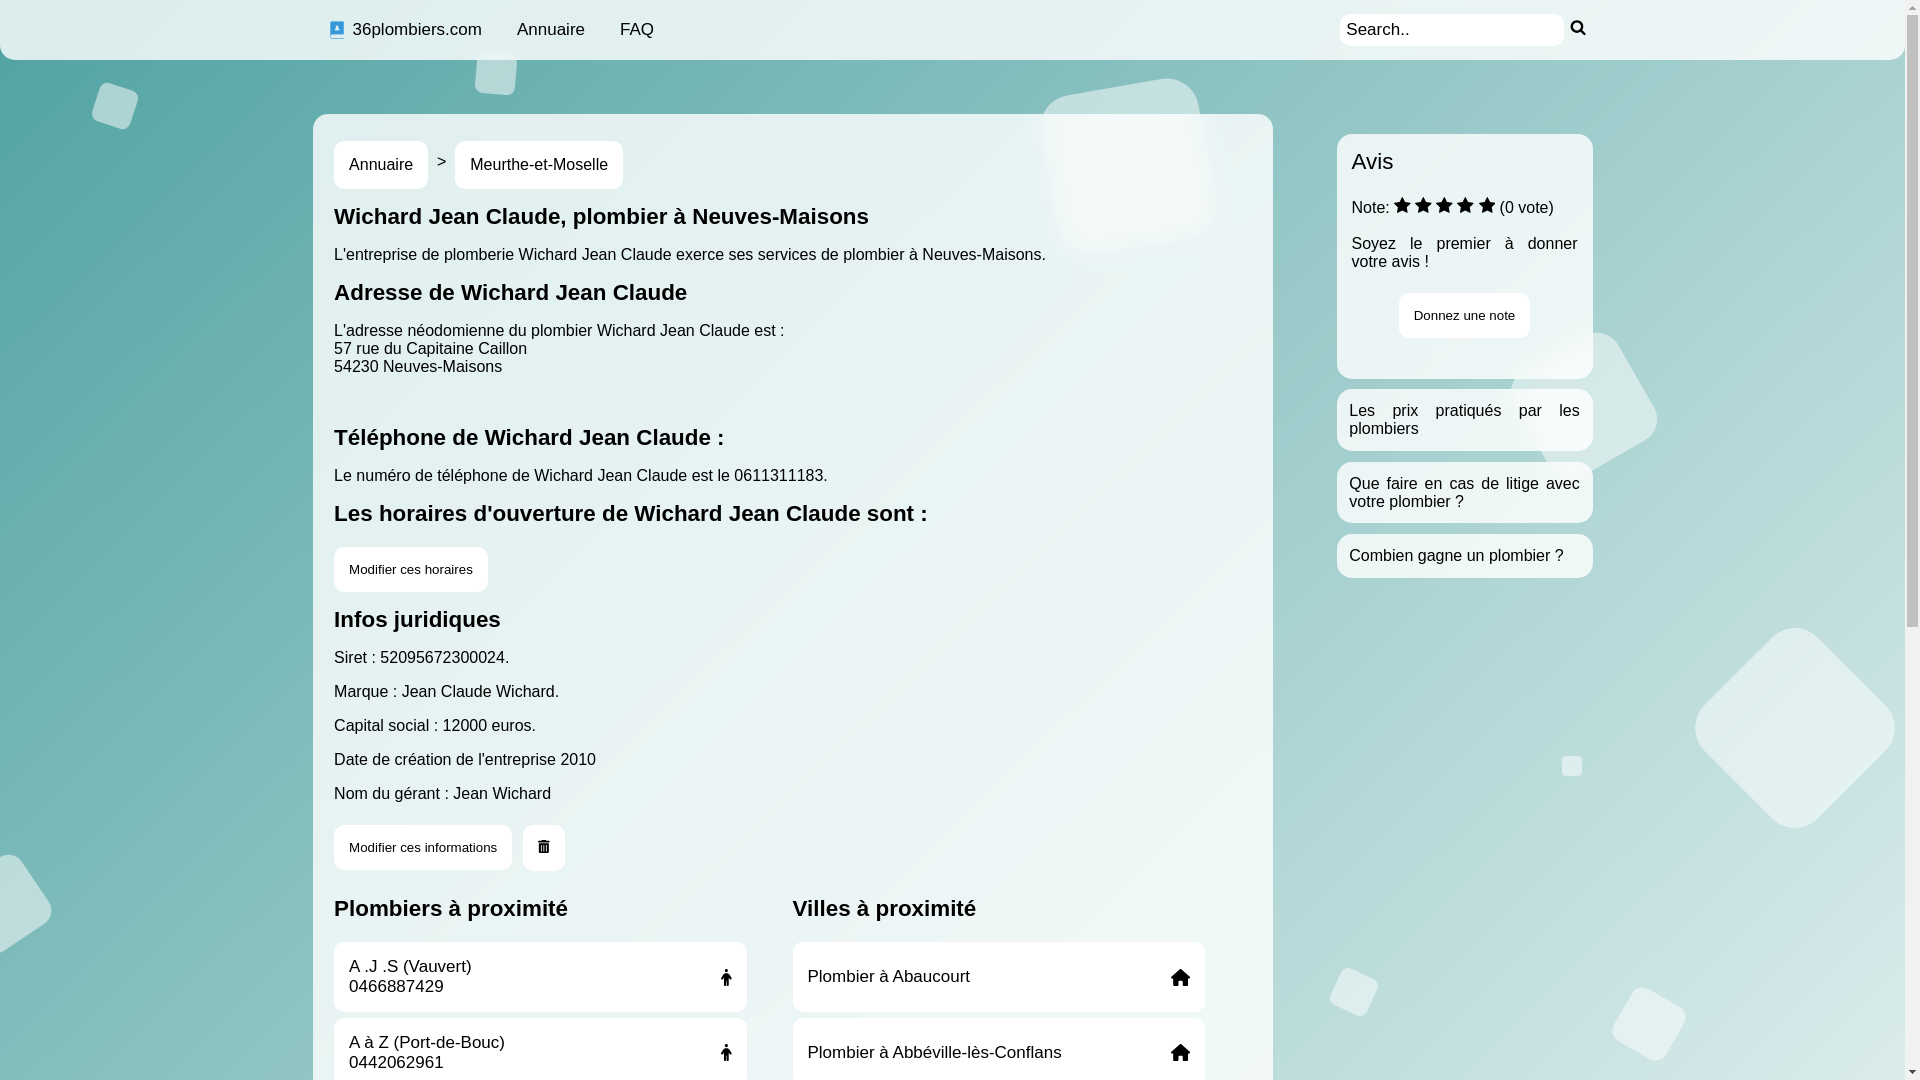 The height and width of the screenshot is (1080, 1920). What do you see at coordinates (1464, 492) in the screenshot?
I see `'Que faire en cas de litige avec votre plombier ?'` at bounding box center [1464, 492].